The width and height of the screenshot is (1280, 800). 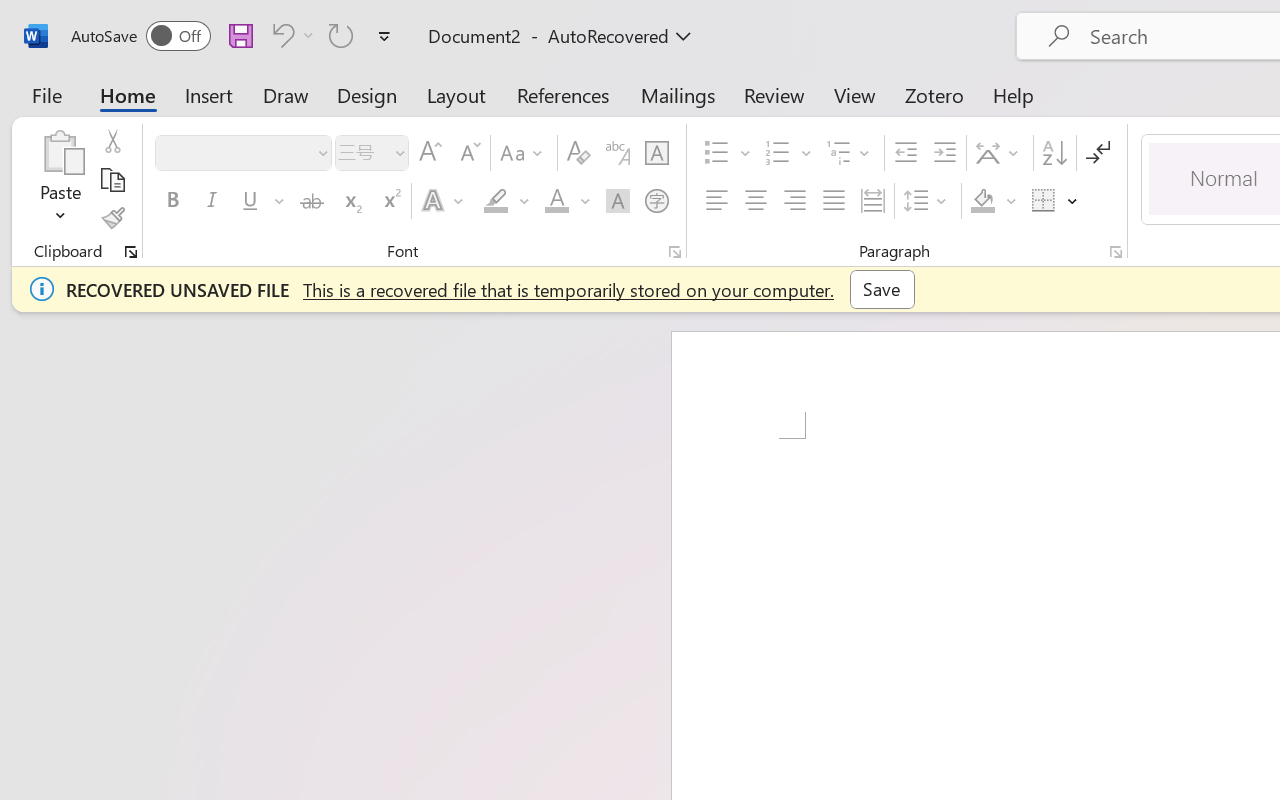 I want to click on 'Text Highlight Color Yellow', so click(x=496, y=201).